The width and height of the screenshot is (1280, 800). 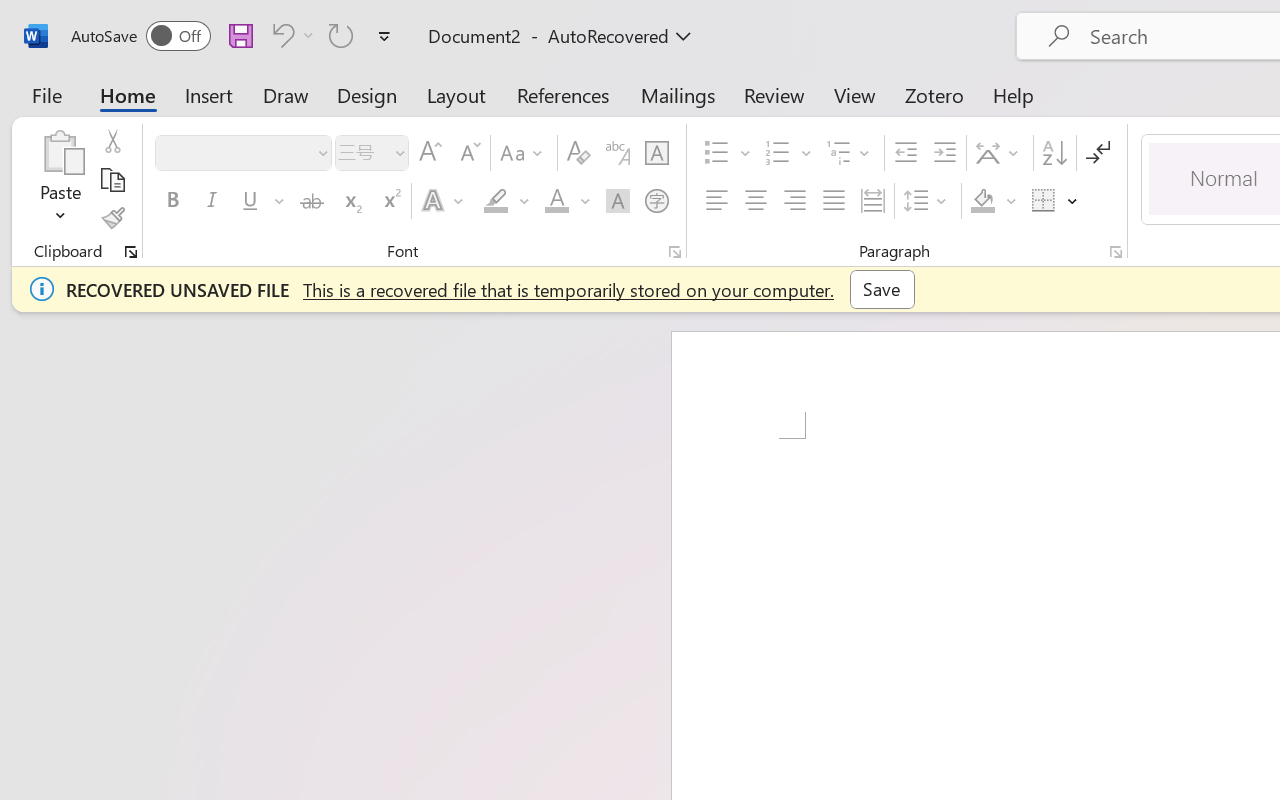 I want to click on 'Text Highlight Color Yellow', so click(x=496, y=201).